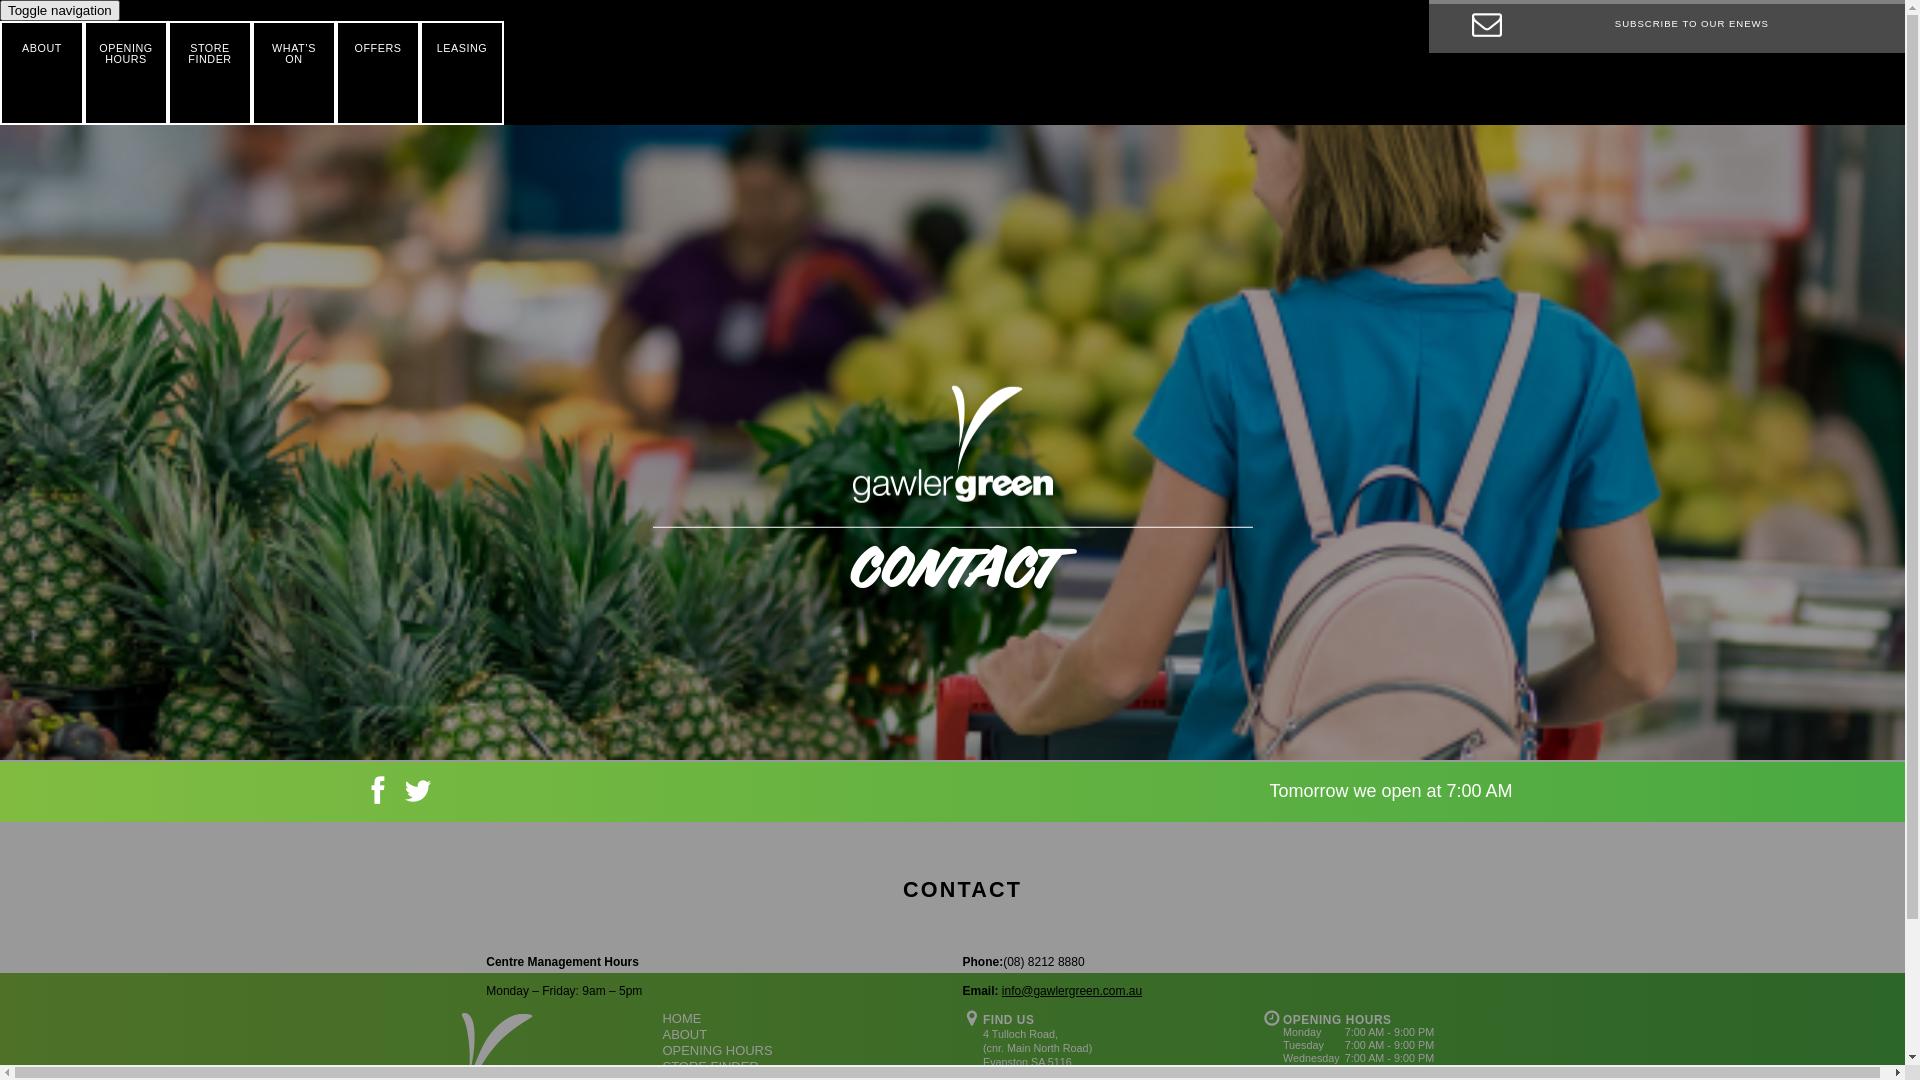 This screenshot has width=1920, height=1080. What do you see at coordinates (1070, 991) in the screenshot?
I see `'info@gawlergreen.com.au'` at bounding box center [1070, 991].